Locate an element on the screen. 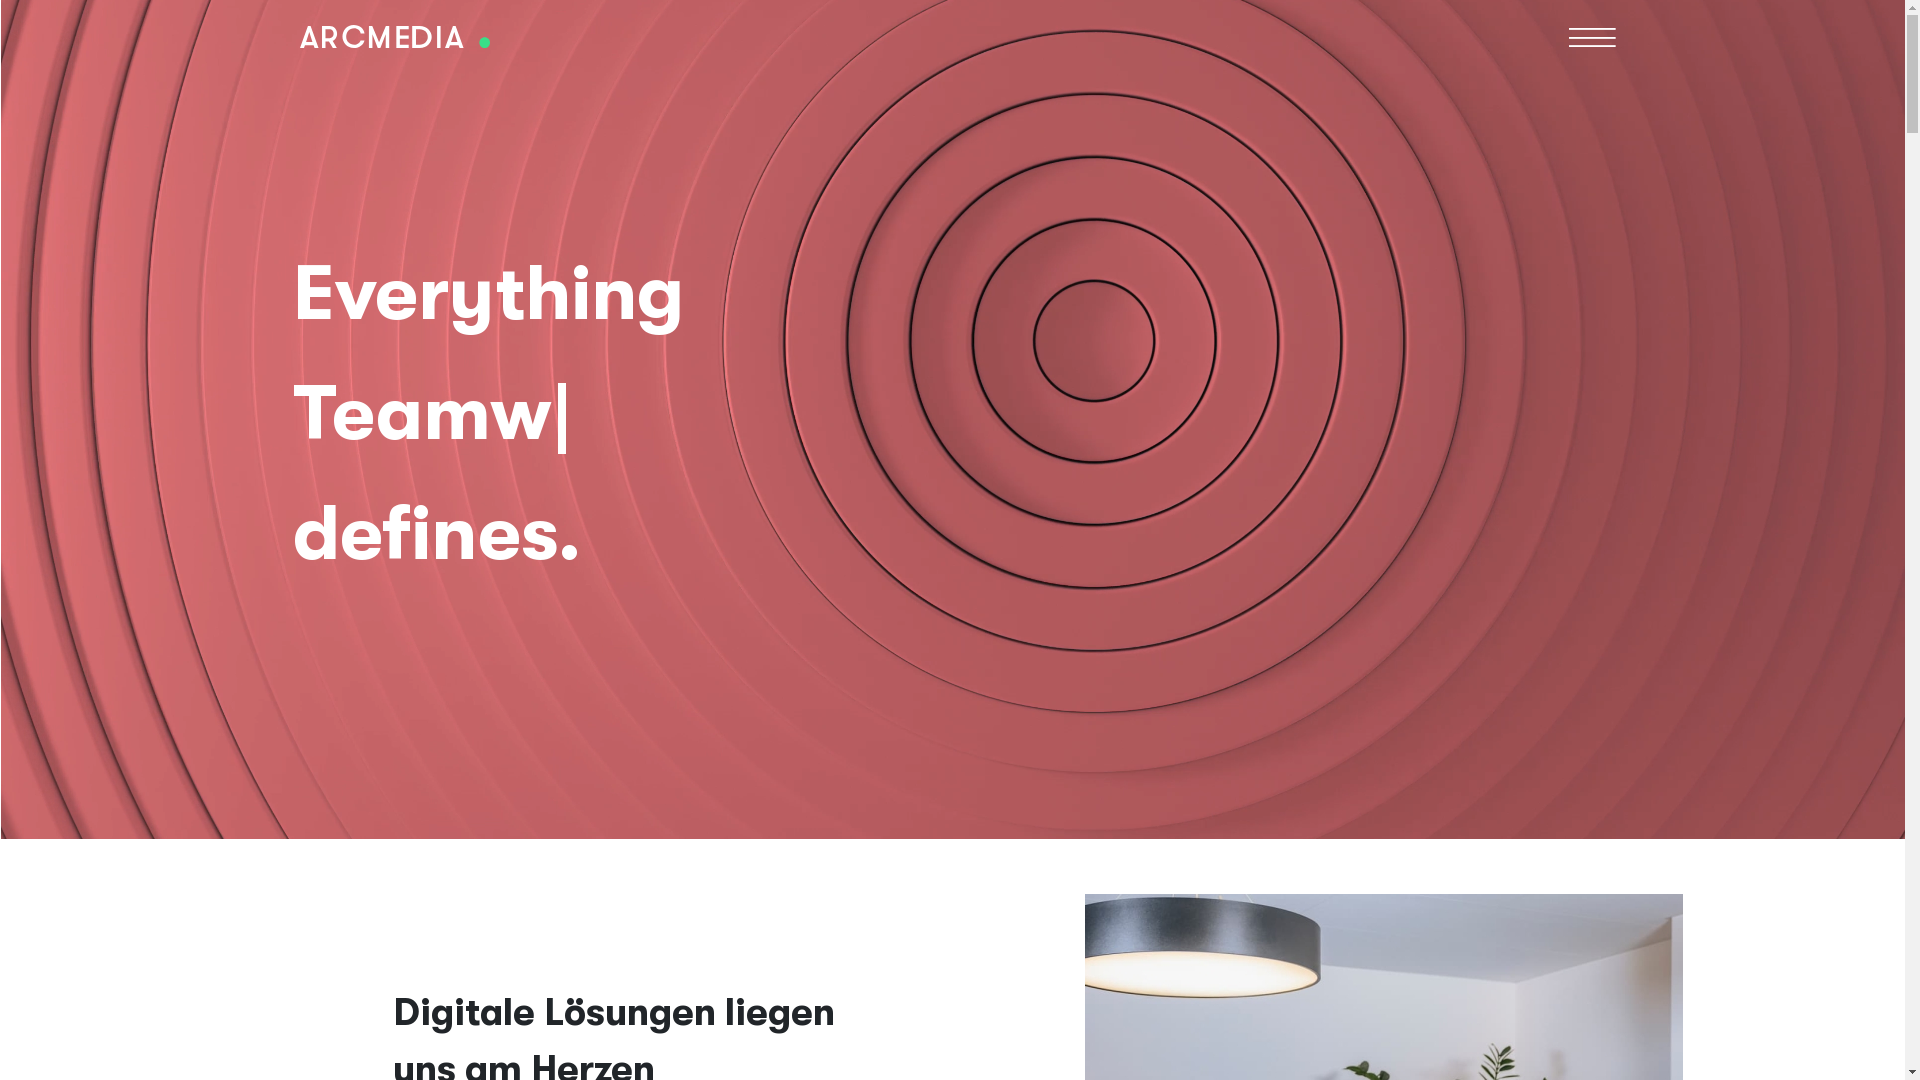 This screenshot has width=1920, height=1080. 'Home' is located at coordinates (394, 36).